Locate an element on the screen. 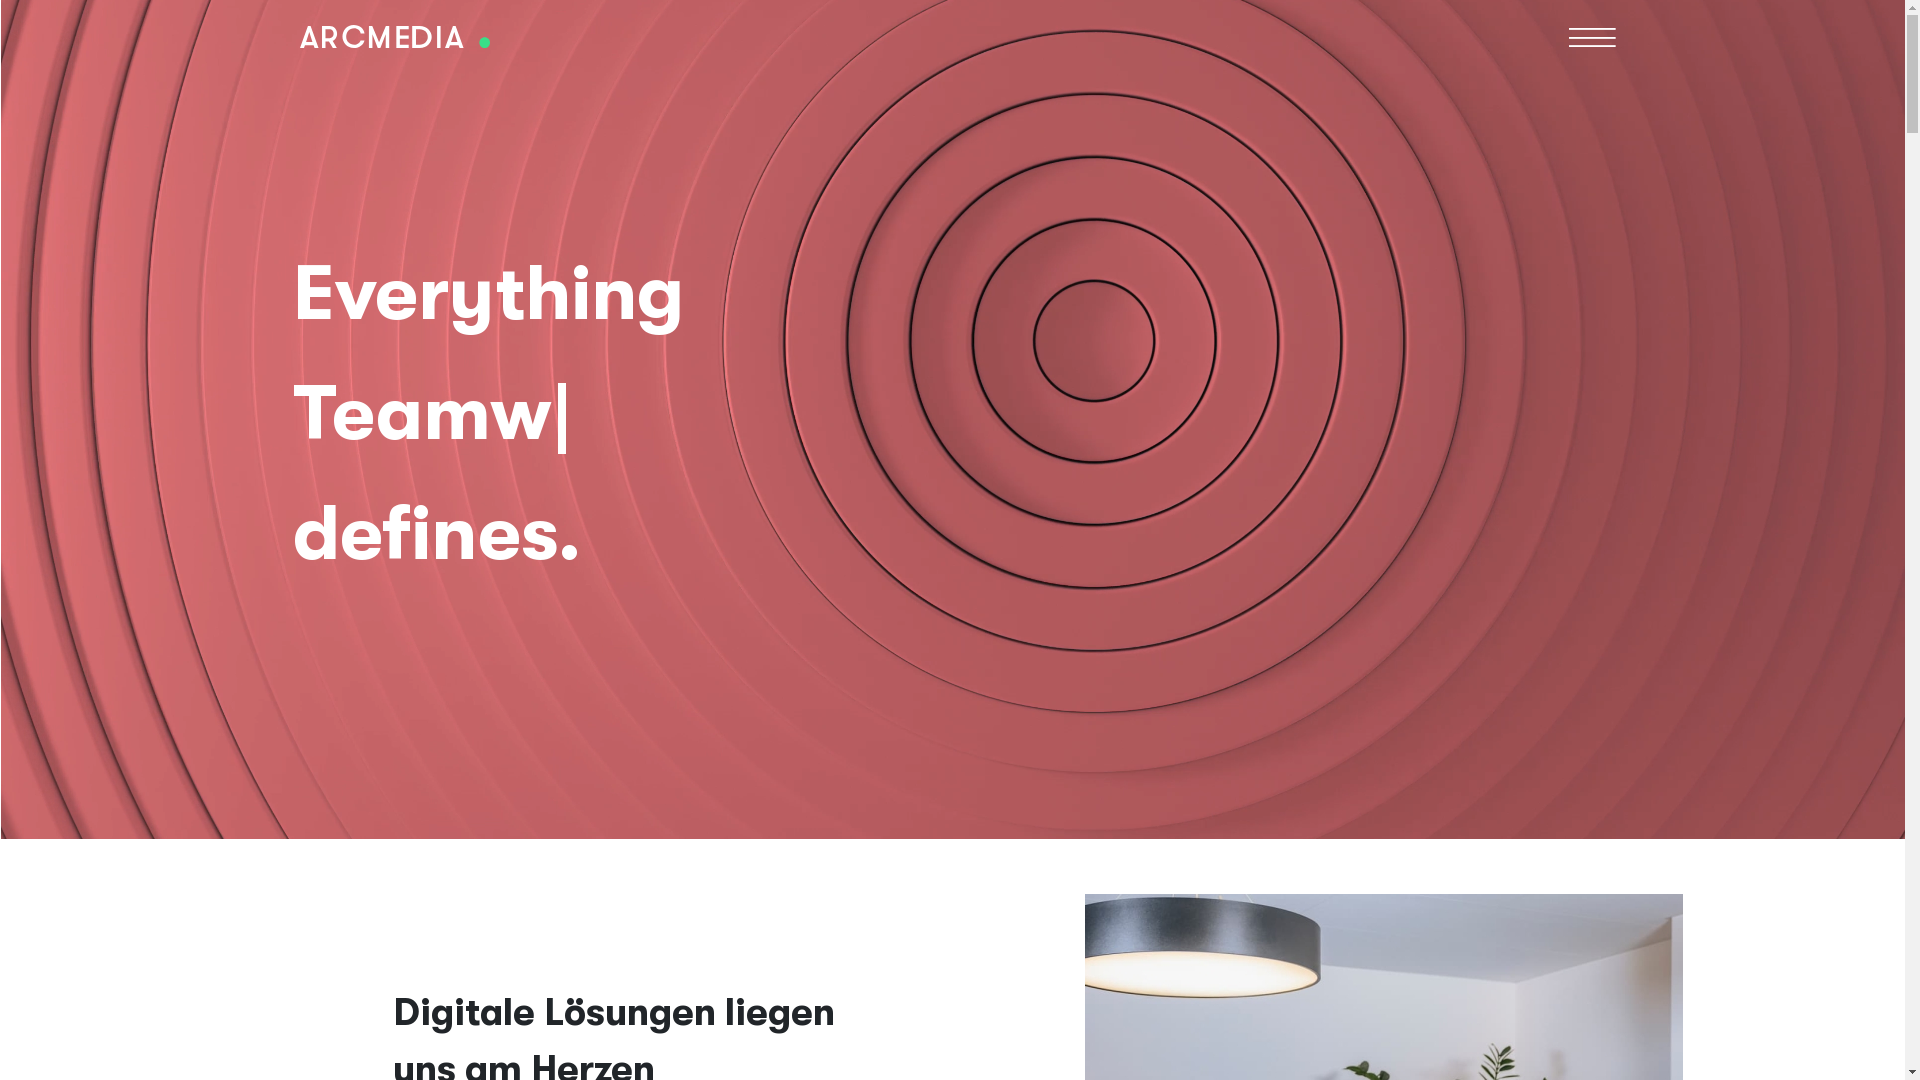 This screenshot has width=1920, height=1080. 'Home' is located at coordinates (394, 36).